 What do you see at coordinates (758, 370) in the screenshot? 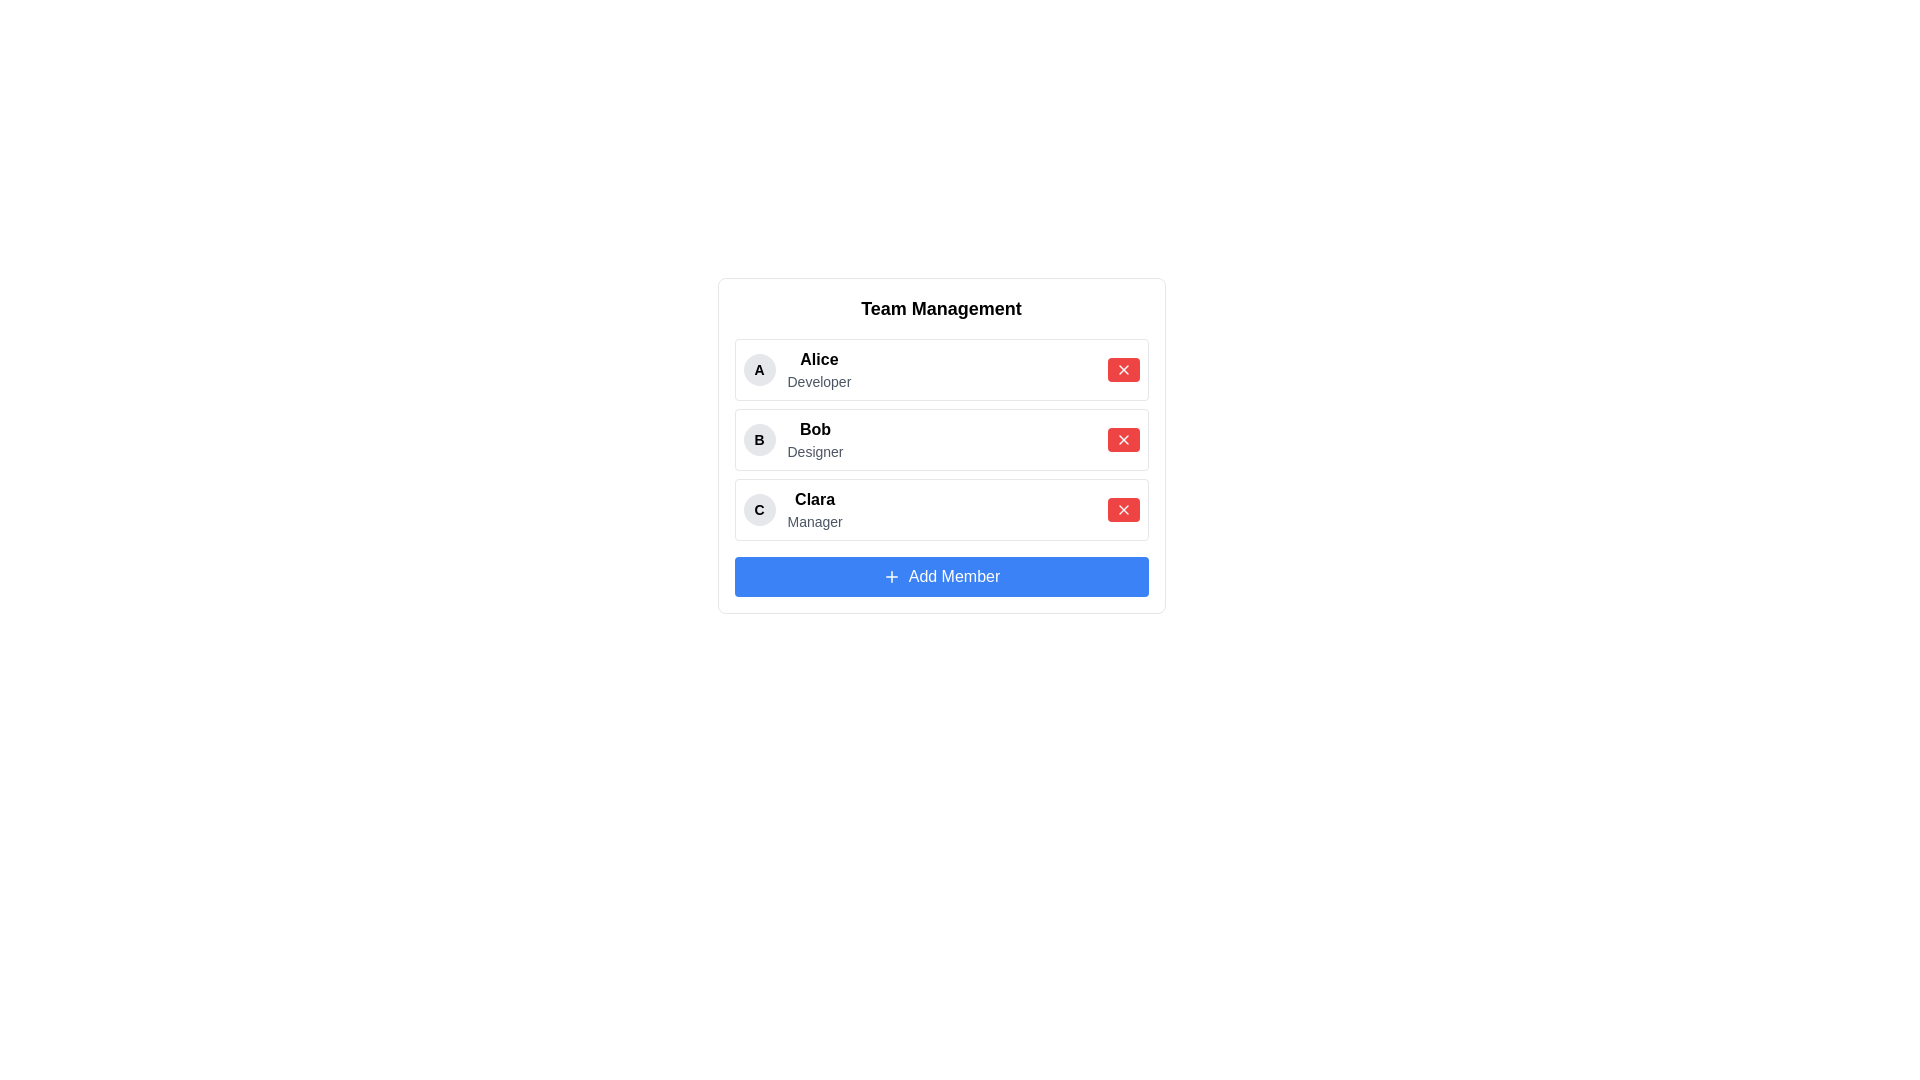
I see `the circular badge Avatar with a light gray background and centered uppercase 'A' in bold black text, located in the 'Team Management' section` at bounding box center [758, 370].